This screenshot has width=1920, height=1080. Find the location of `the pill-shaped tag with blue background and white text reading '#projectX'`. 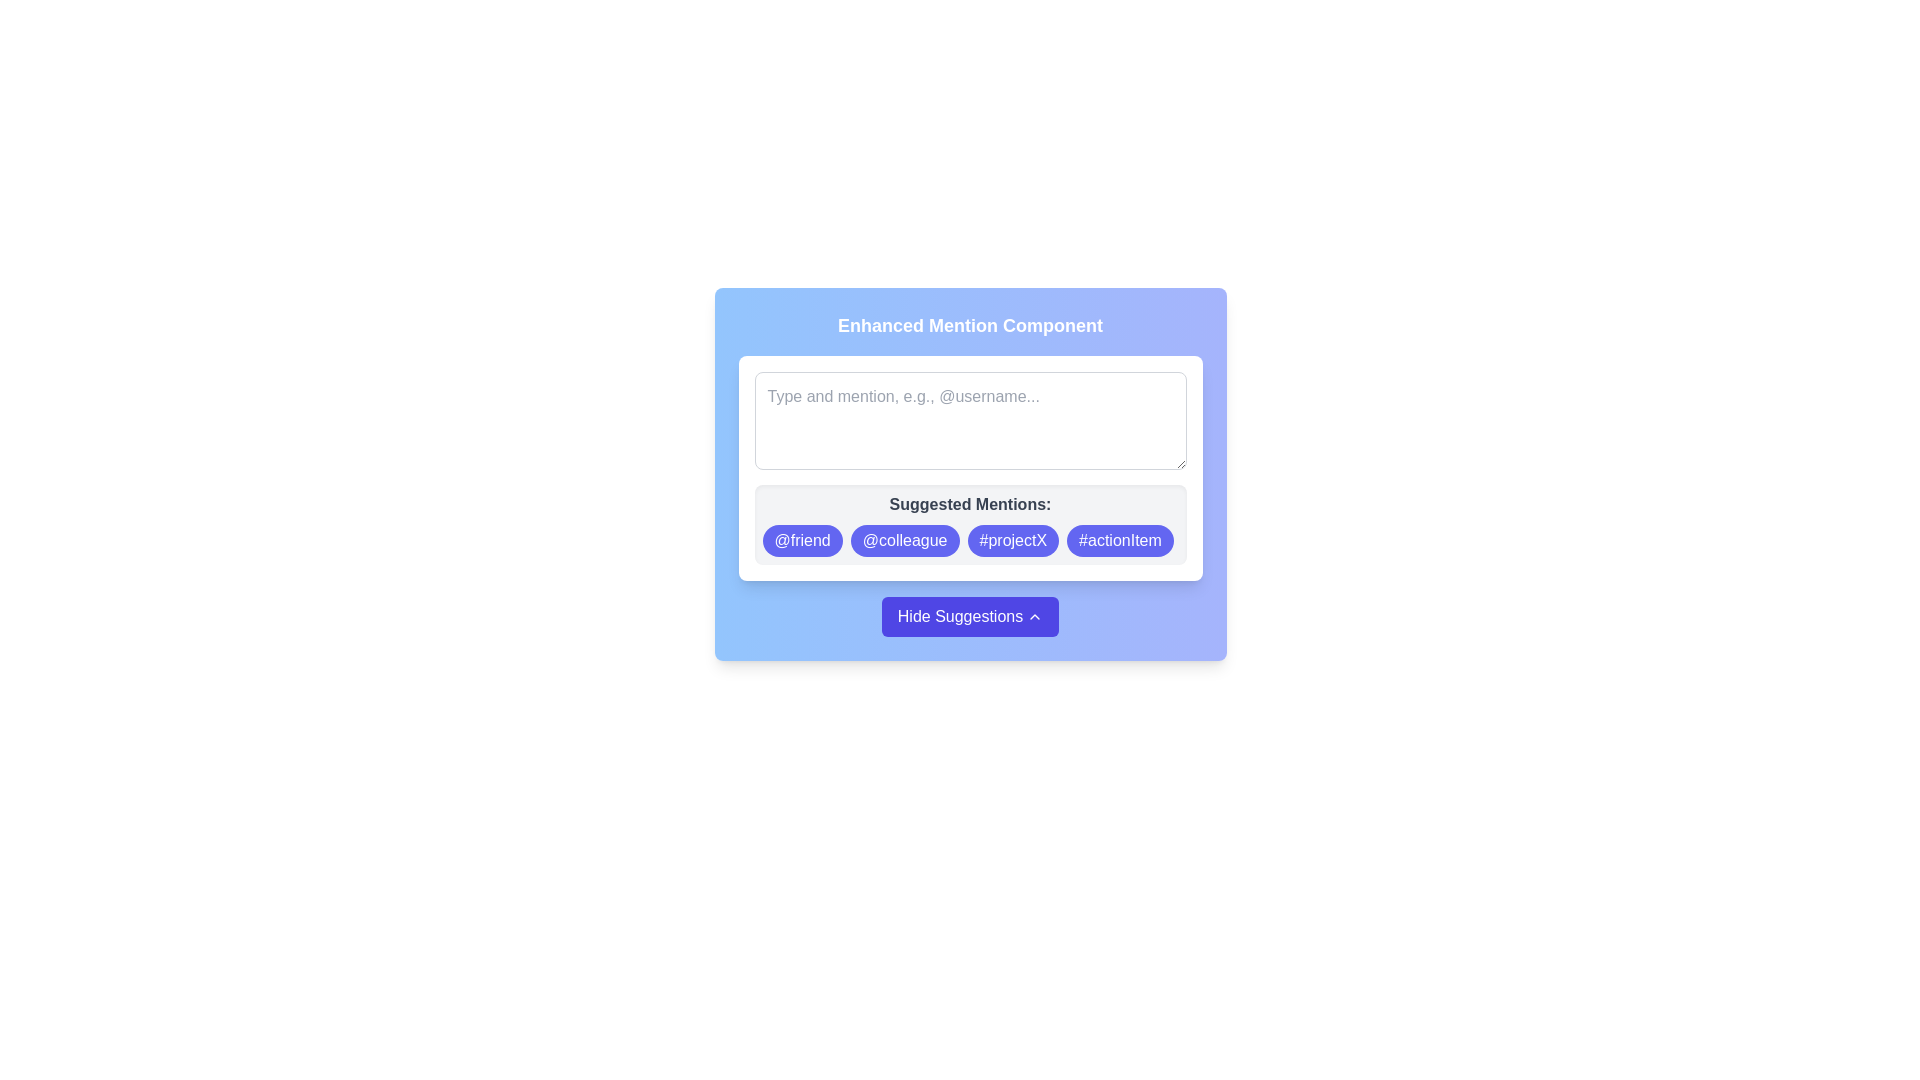

the pill-shaped tag with blue background and white text reading '#projectX' is located at coordinates (1013, 540).